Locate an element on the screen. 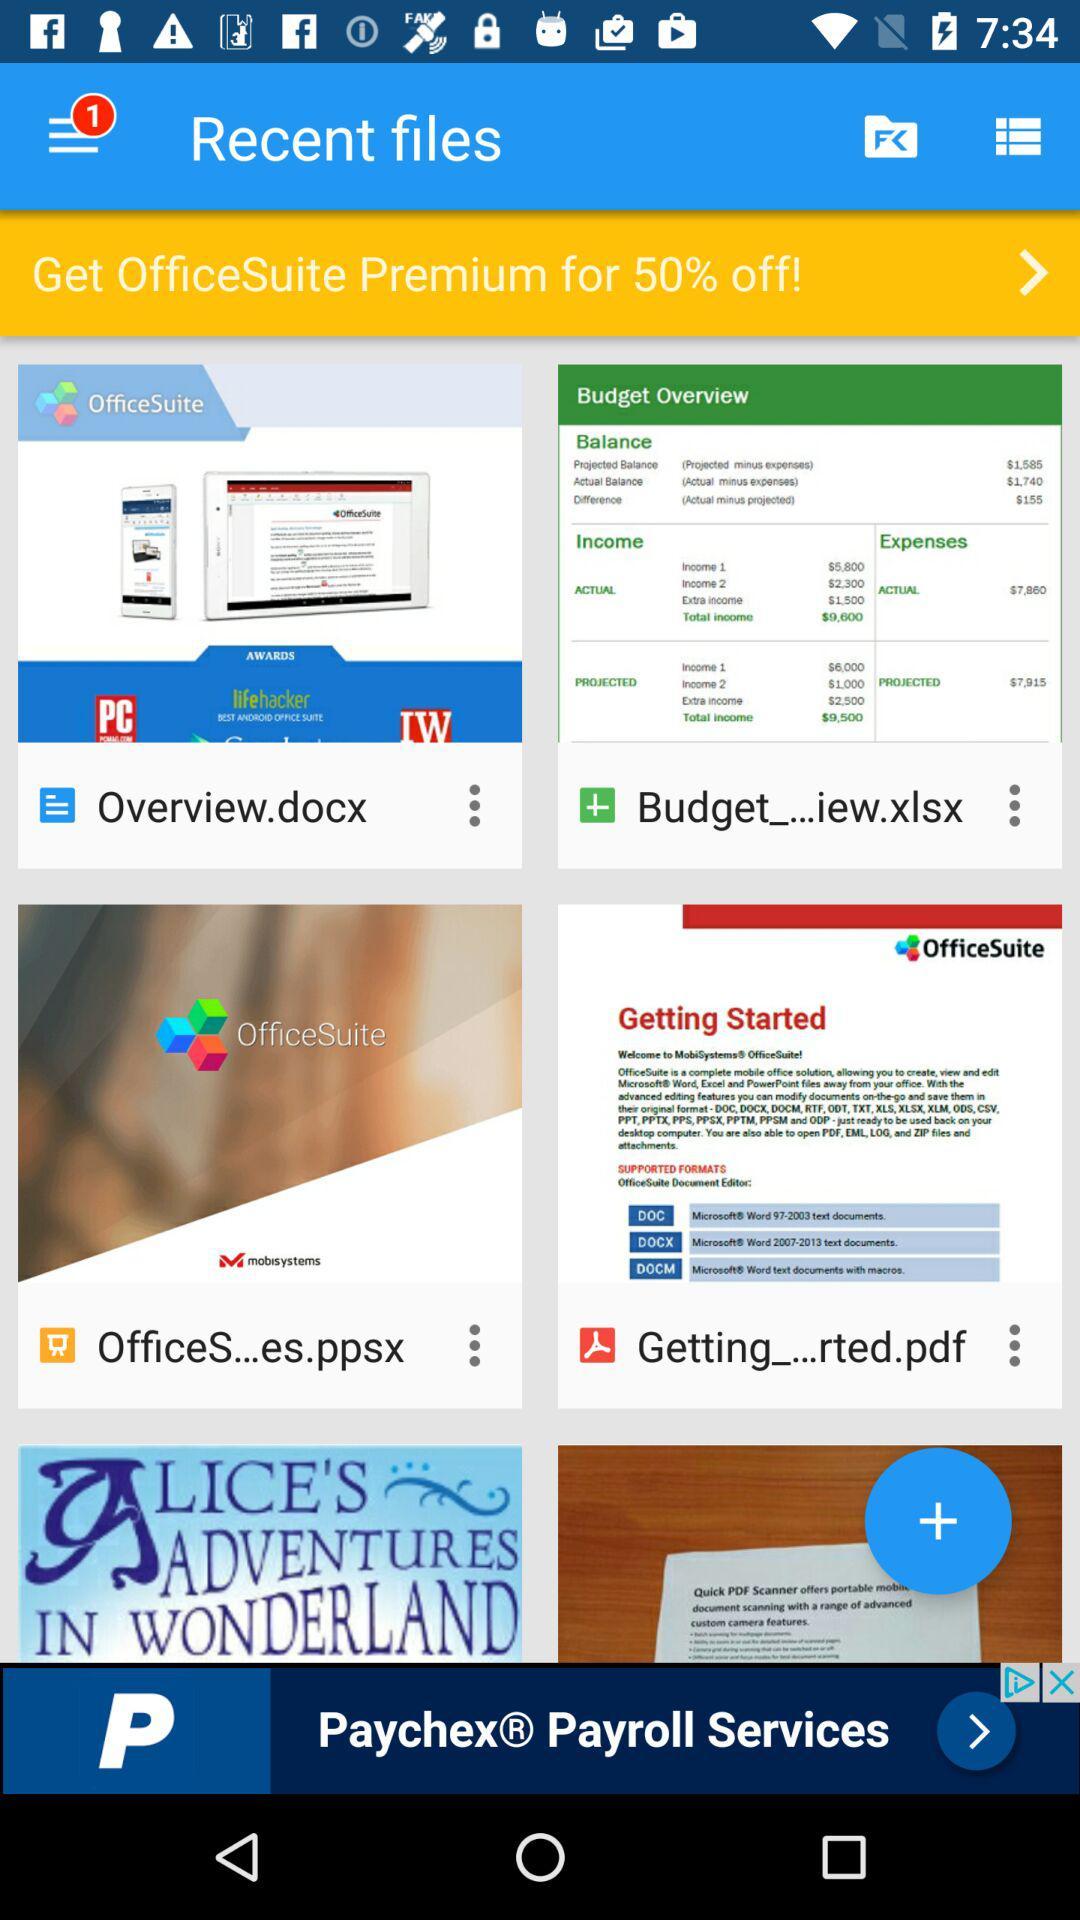 Image resolution: width=1080 pixels, height=1920 pixels. more option is located at coordinates (1014, 805).